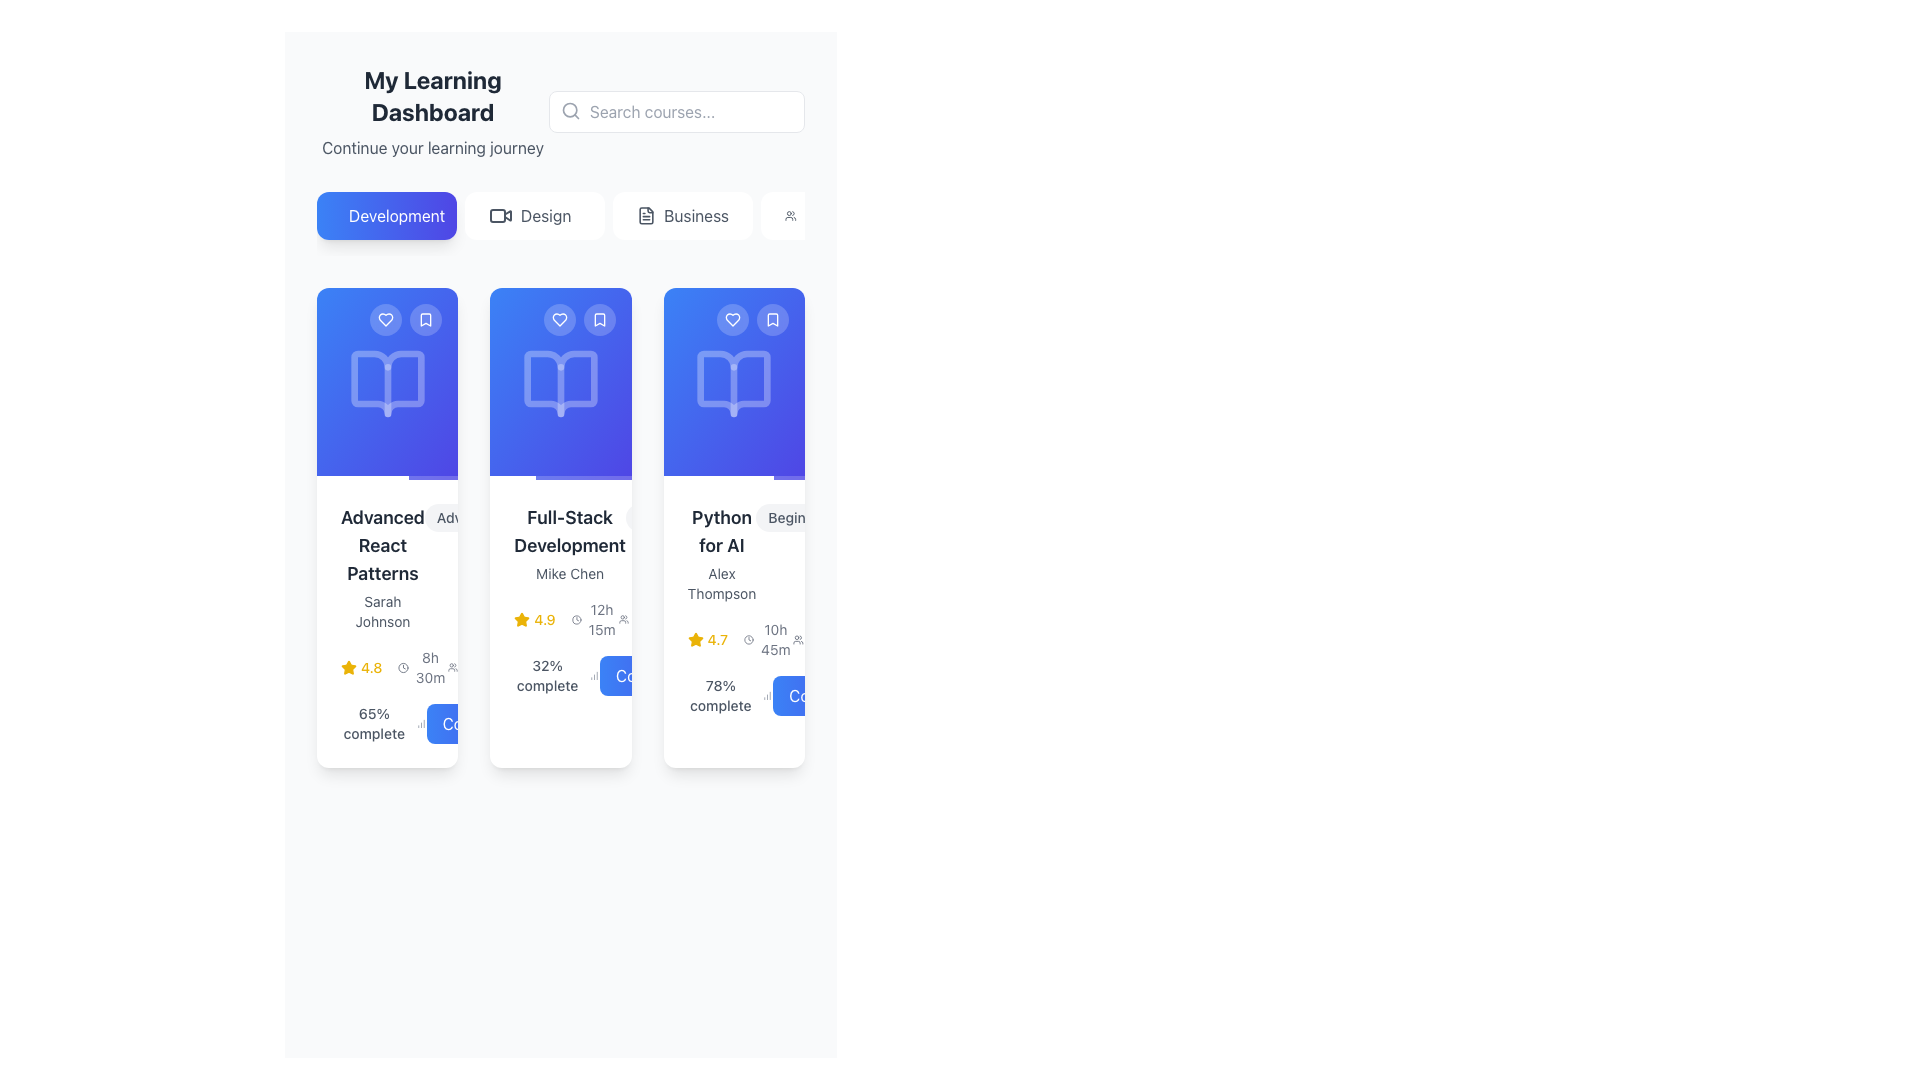  Describe the element at coordinates (570, 111) in the screenshot. I see `the search icon located inside the search input field at the top-right section of the dashboard, adjacent to the placeholder text 'Search courses...'` at that location.